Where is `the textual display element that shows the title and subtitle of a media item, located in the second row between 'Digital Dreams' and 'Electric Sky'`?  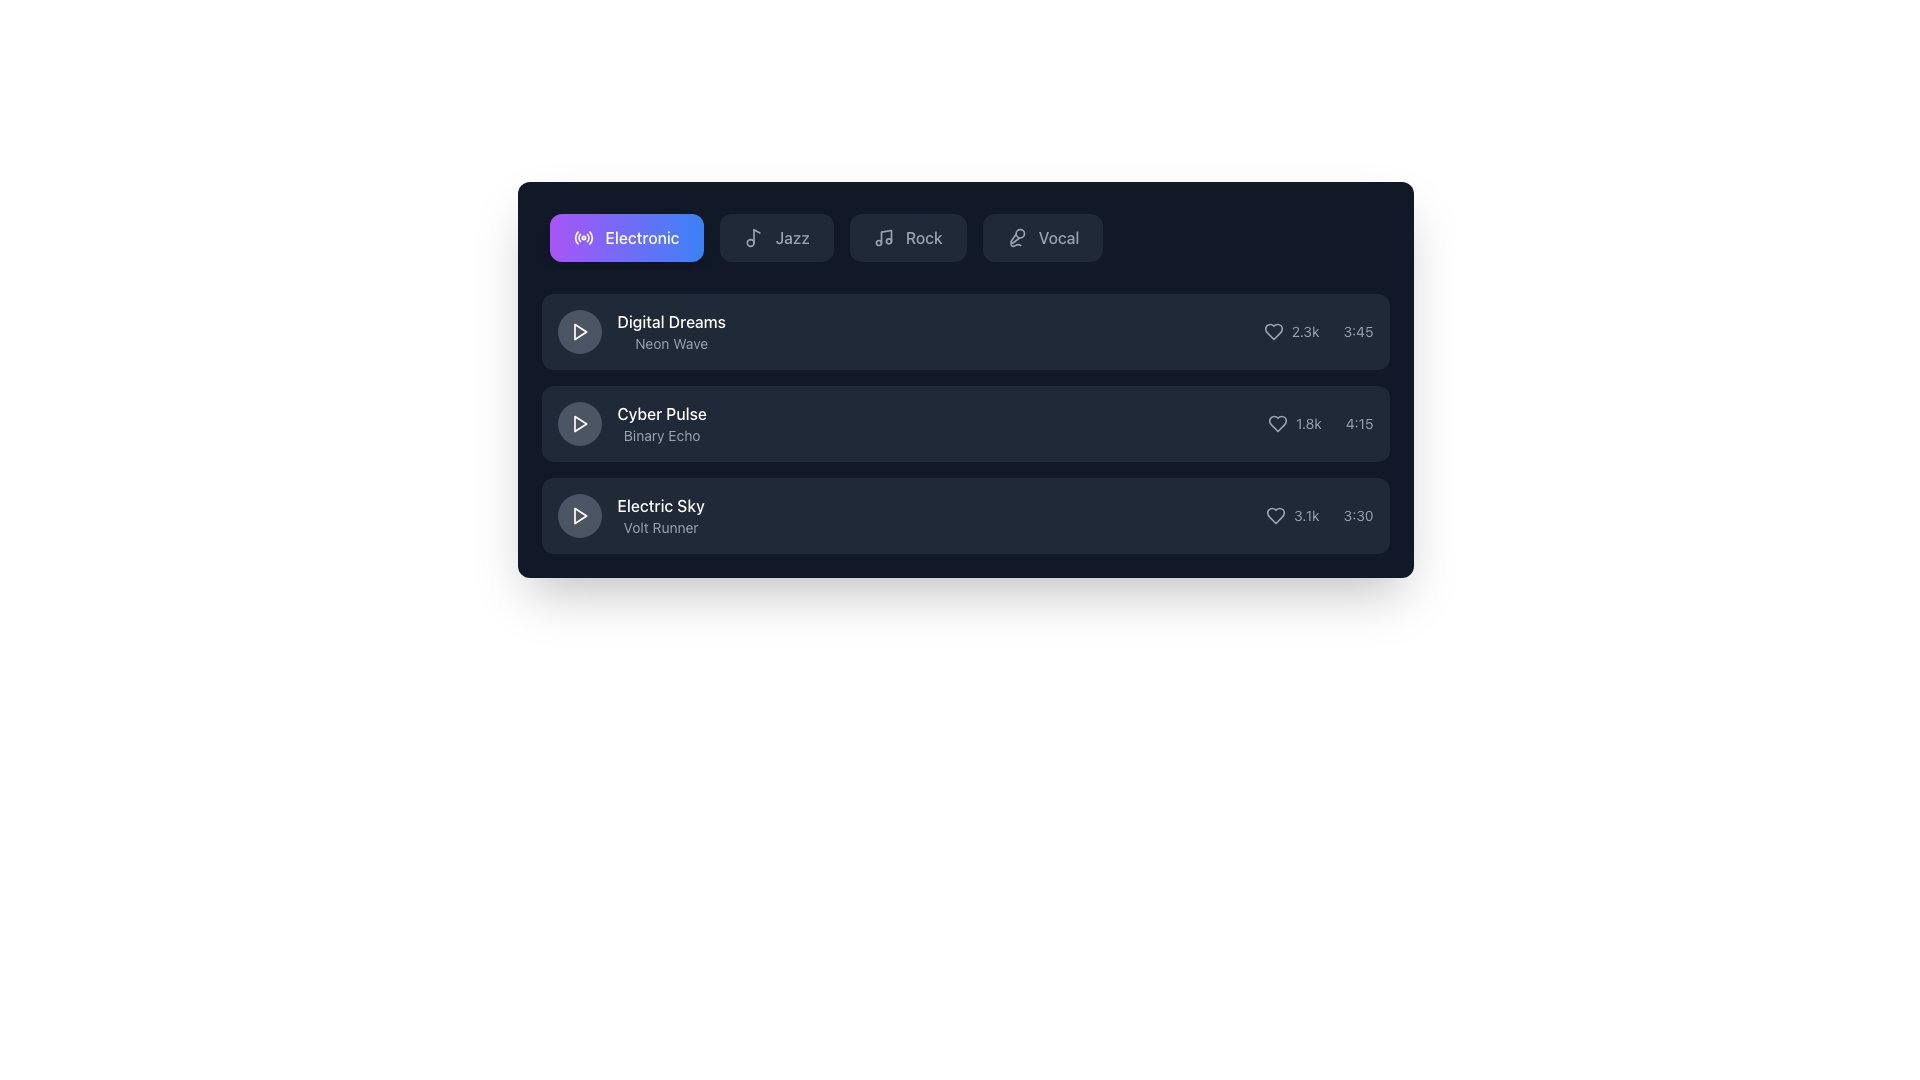 the textual display element that shows the title and subtitle of a media item, located in the second row between 'Digital Dreams' and 'Electric Sky' is located at coordinates (631, 423).